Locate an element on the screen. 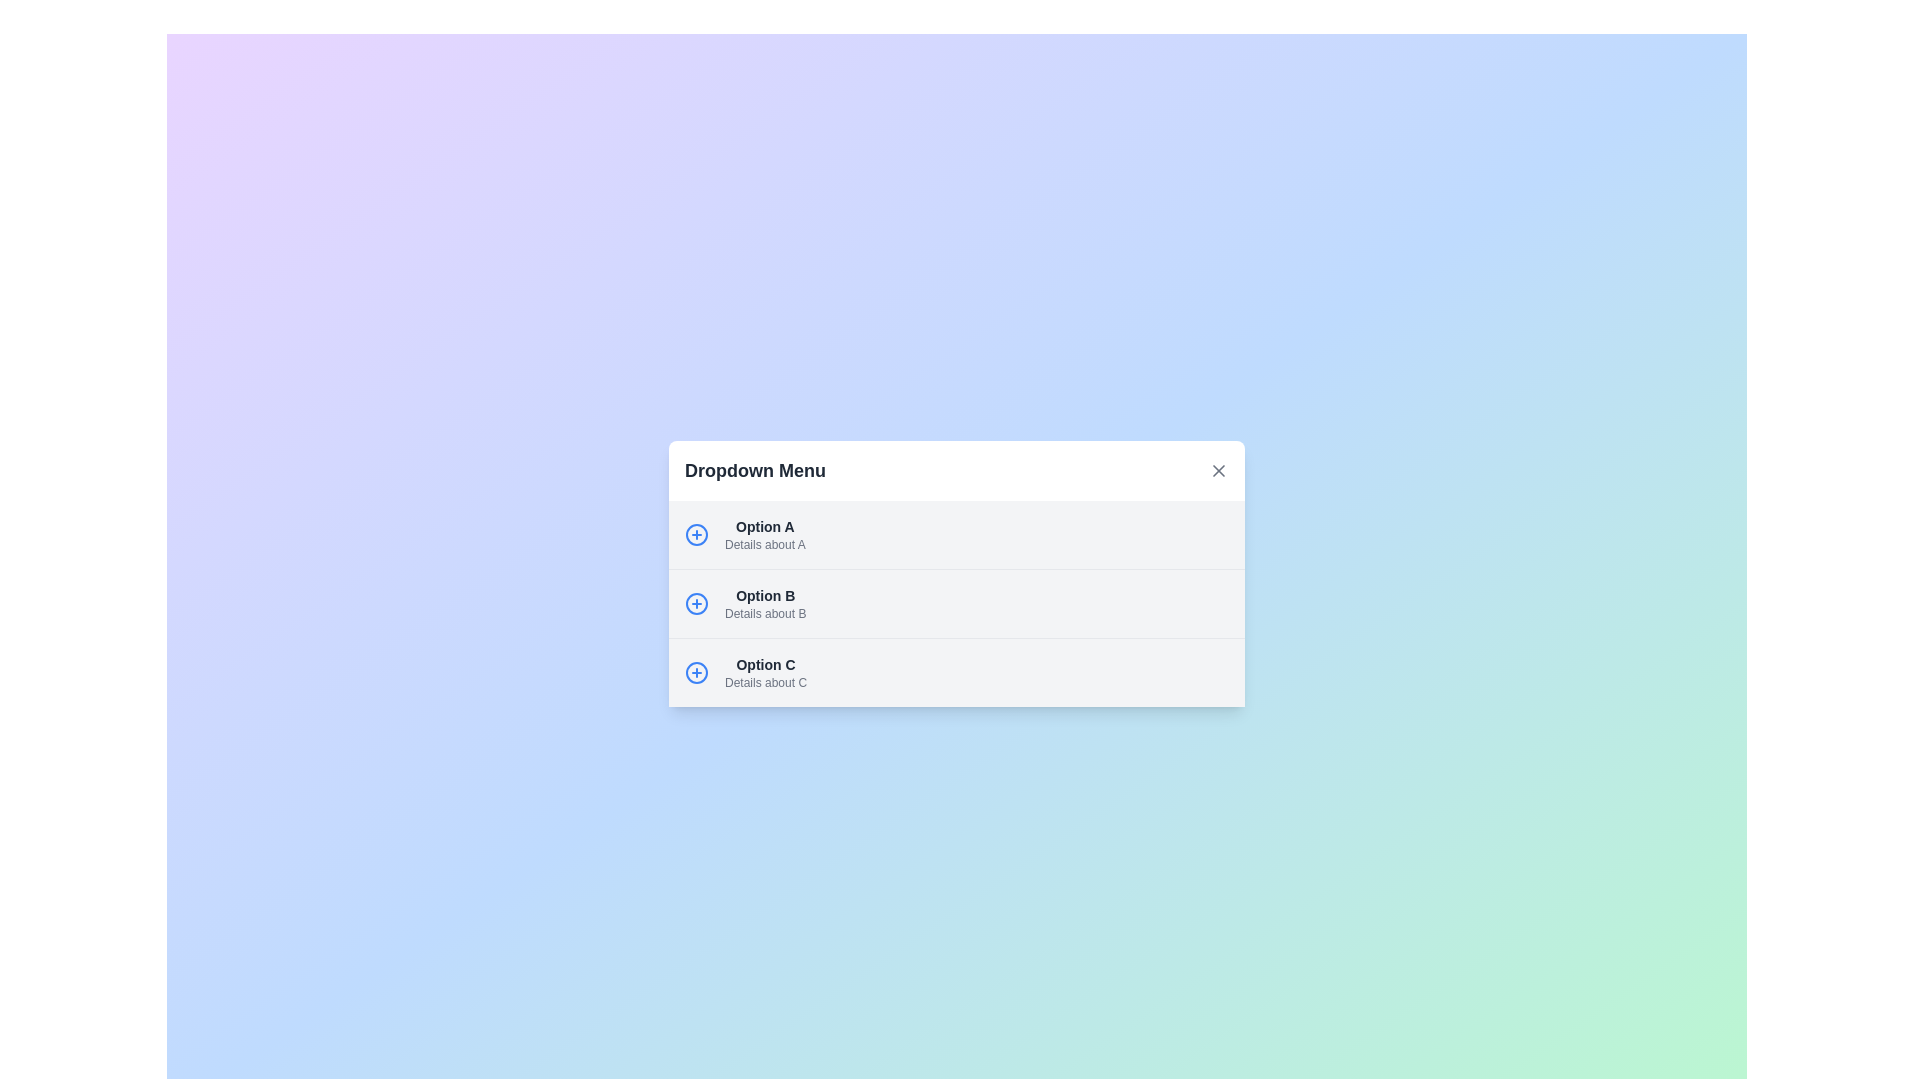 This screenshot has height=1080, width=1920. the descriptive text reading 'Details about B', which is styled in a small light gray font and located directly below the 'Option B' label in the dropdown menu is located at coordinates (764, 612).